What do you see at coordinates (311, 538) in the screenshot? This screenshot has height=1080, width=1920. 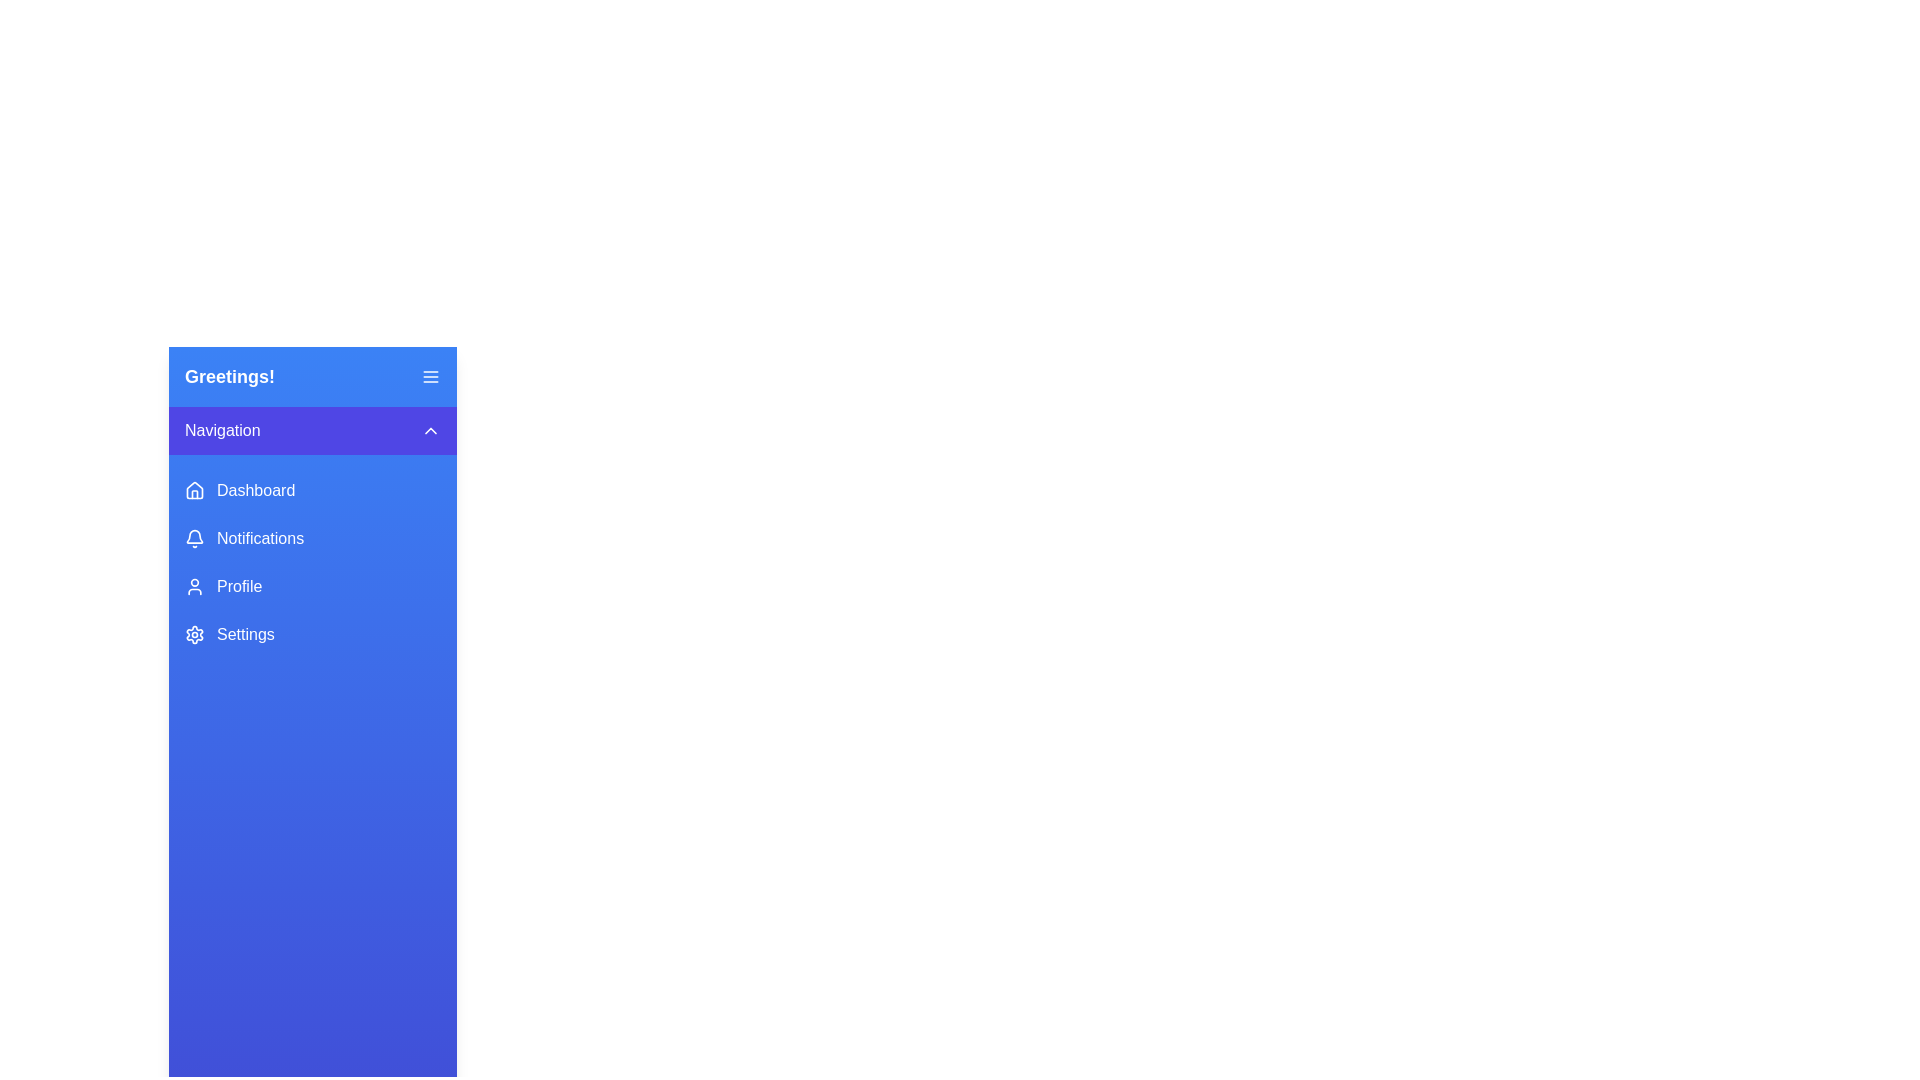 I see `the 'Notifications' button` at bounding box center [311, 538].